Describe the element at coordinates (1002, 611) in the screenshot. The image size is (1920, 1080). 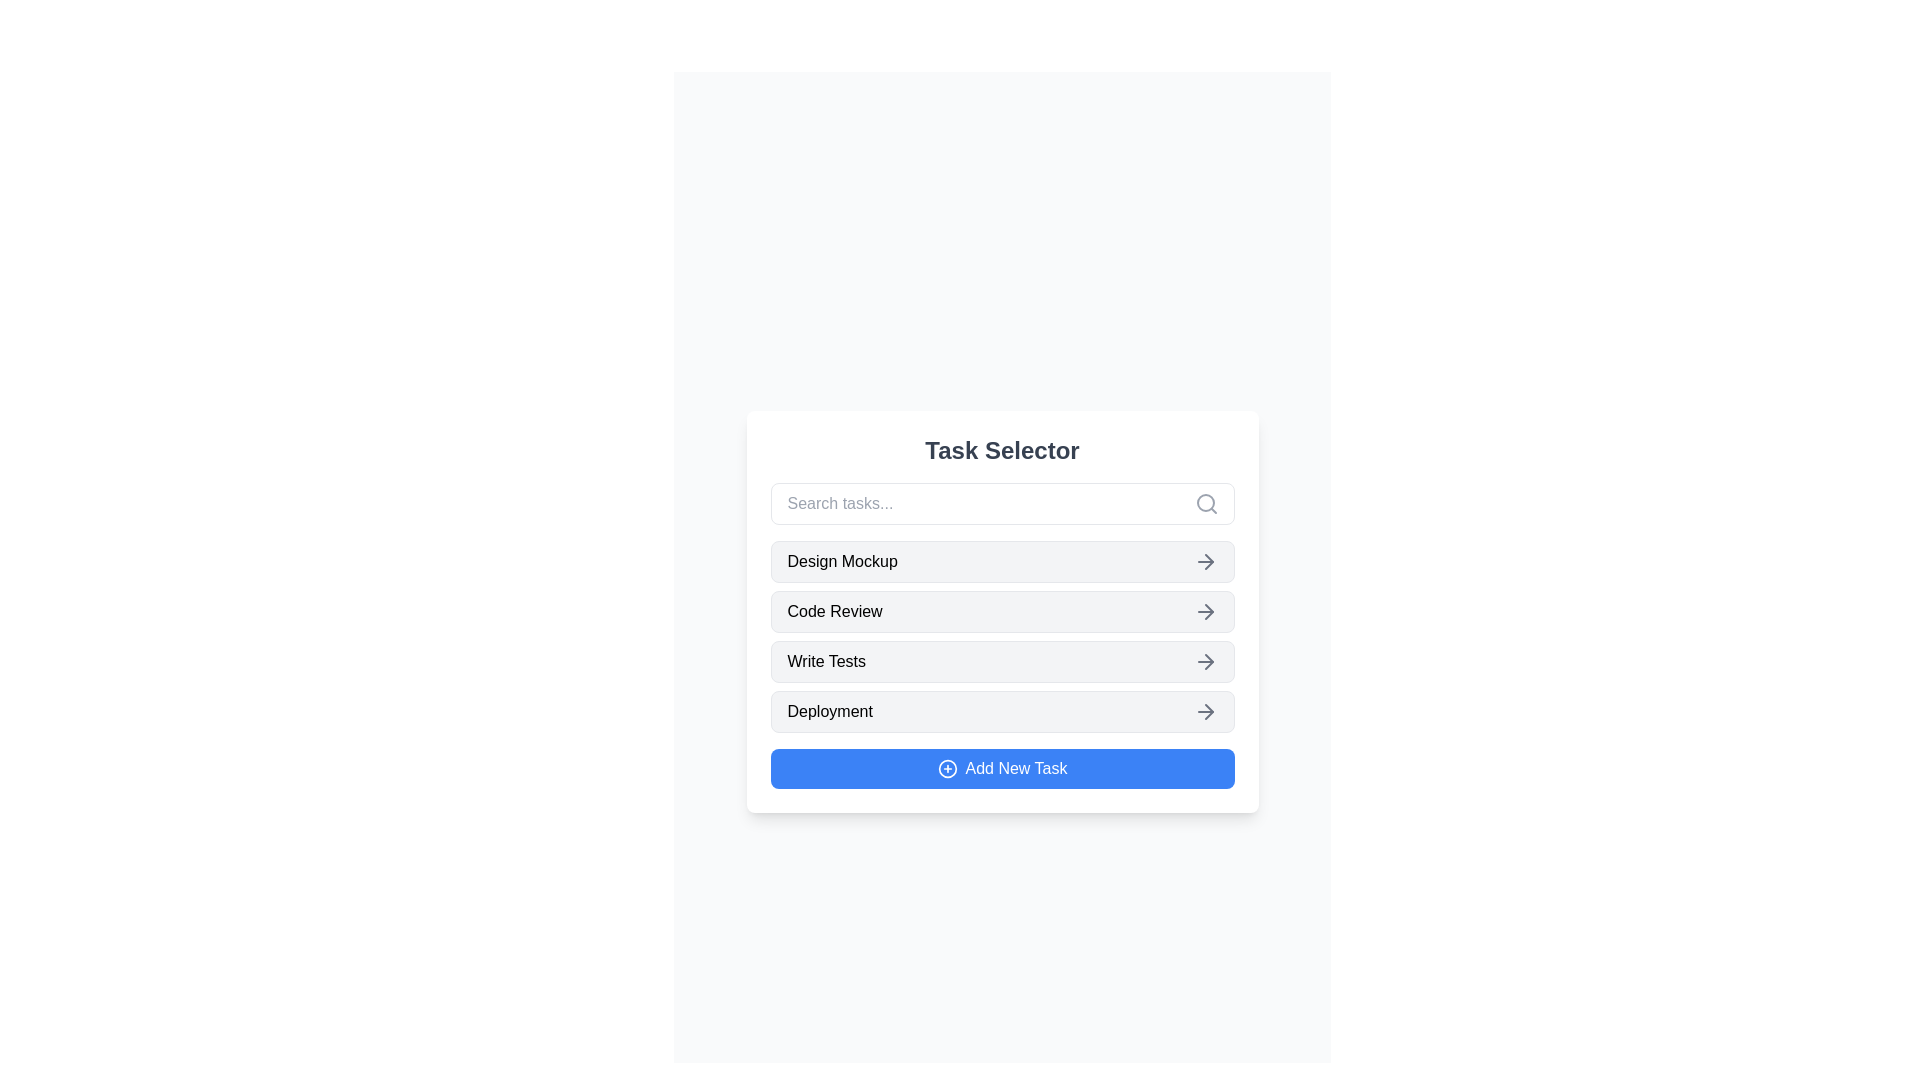
I see `the second task item labeled 'Code Review' in the vertically aligned task options list` at that location.